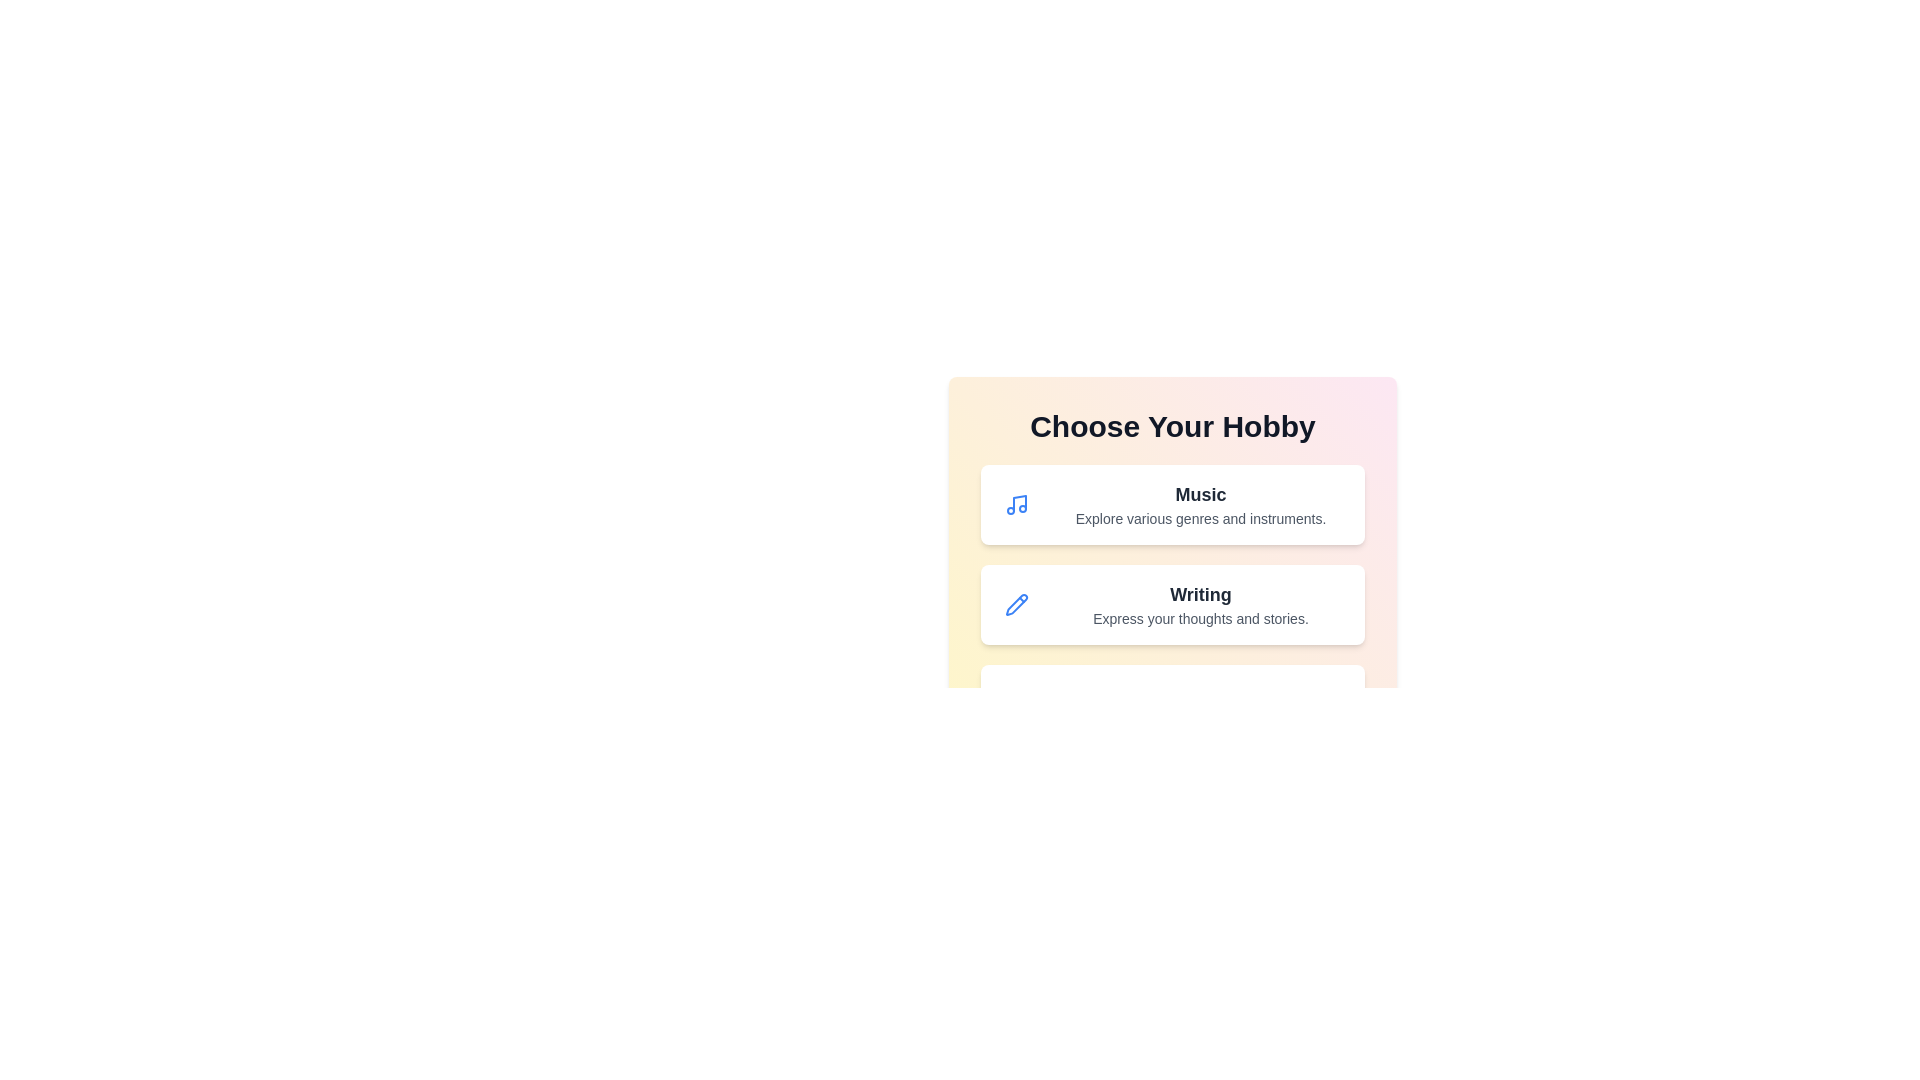  What do you see at coordinates (1017, 504) in the screenshot?
I see `the icon corresponding to Music to inspect its design` at bounding box center [1017, 504].